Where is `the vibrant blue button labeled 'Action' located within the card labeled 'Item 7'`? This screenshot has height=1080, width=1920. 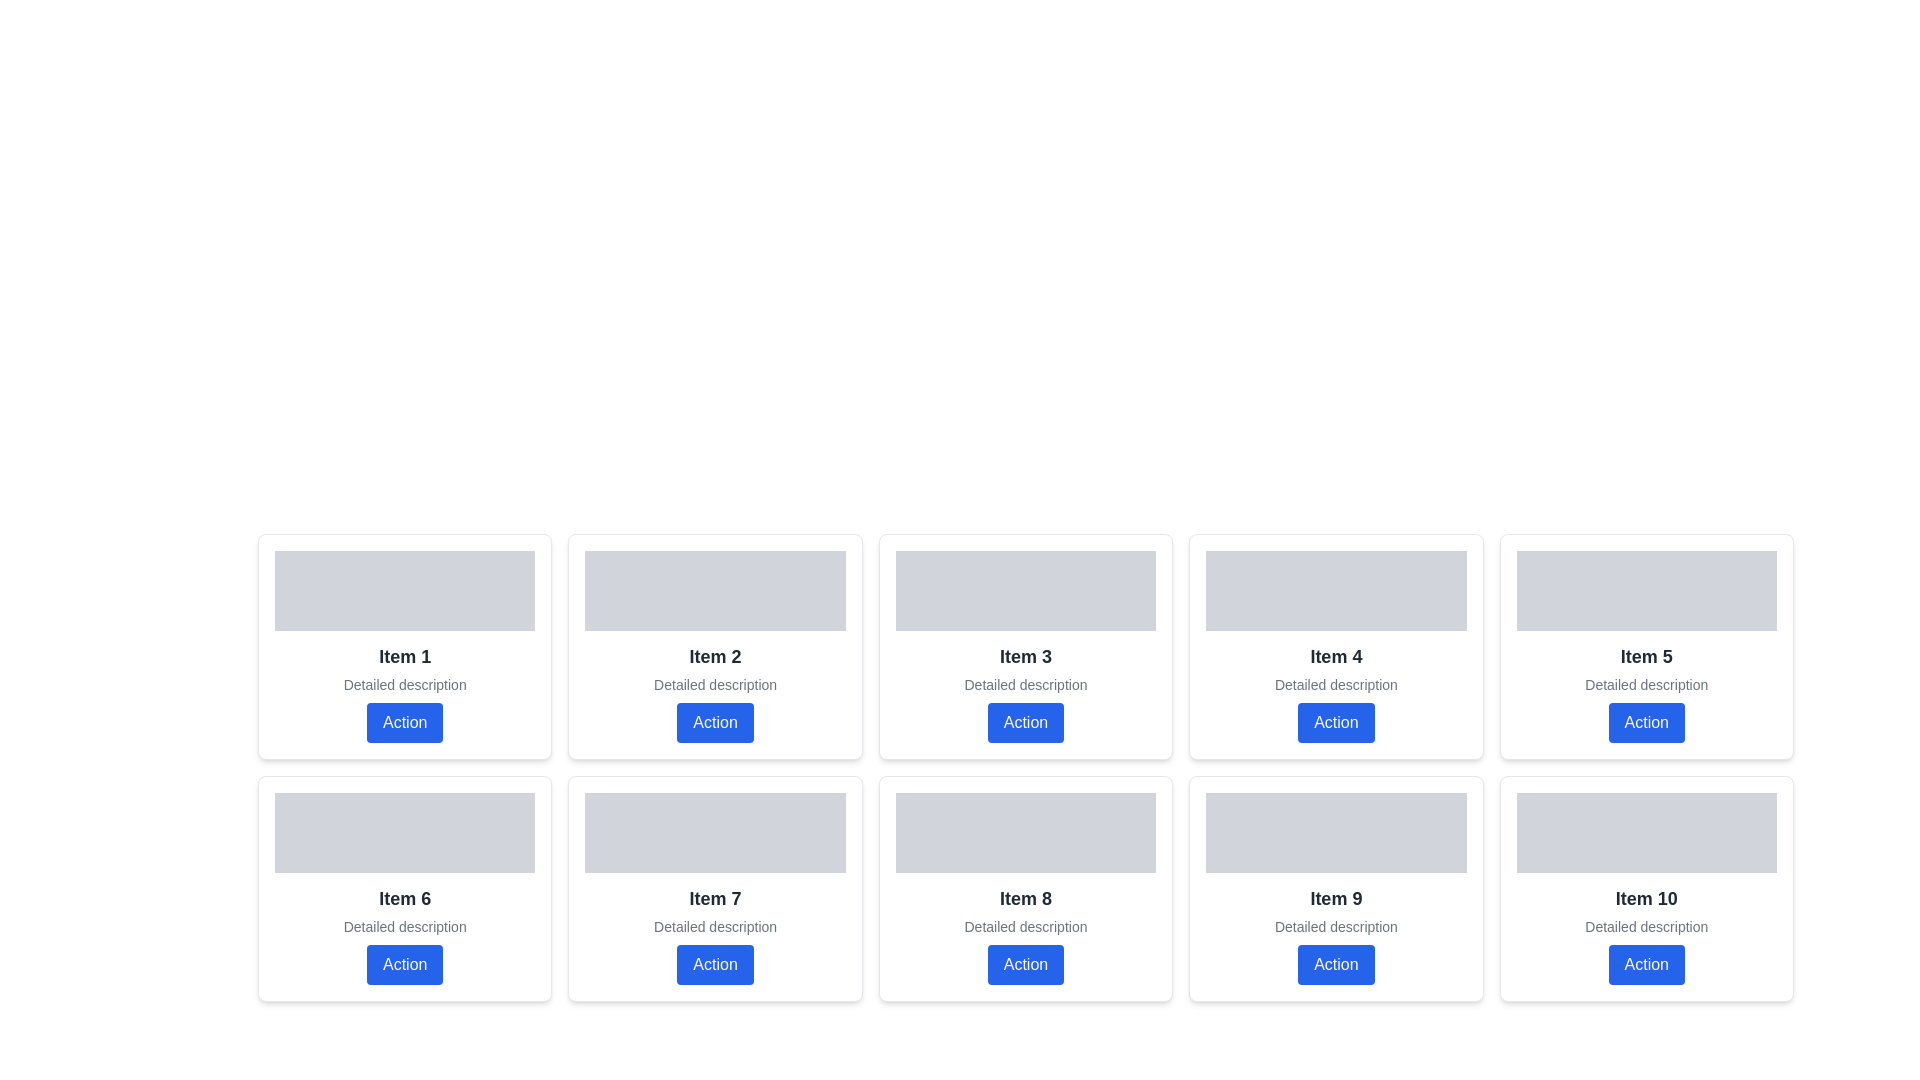 the vibrant blue button labeled 'Action' located within the card labeled 'Item 7' is located at coordinates (715, 963).